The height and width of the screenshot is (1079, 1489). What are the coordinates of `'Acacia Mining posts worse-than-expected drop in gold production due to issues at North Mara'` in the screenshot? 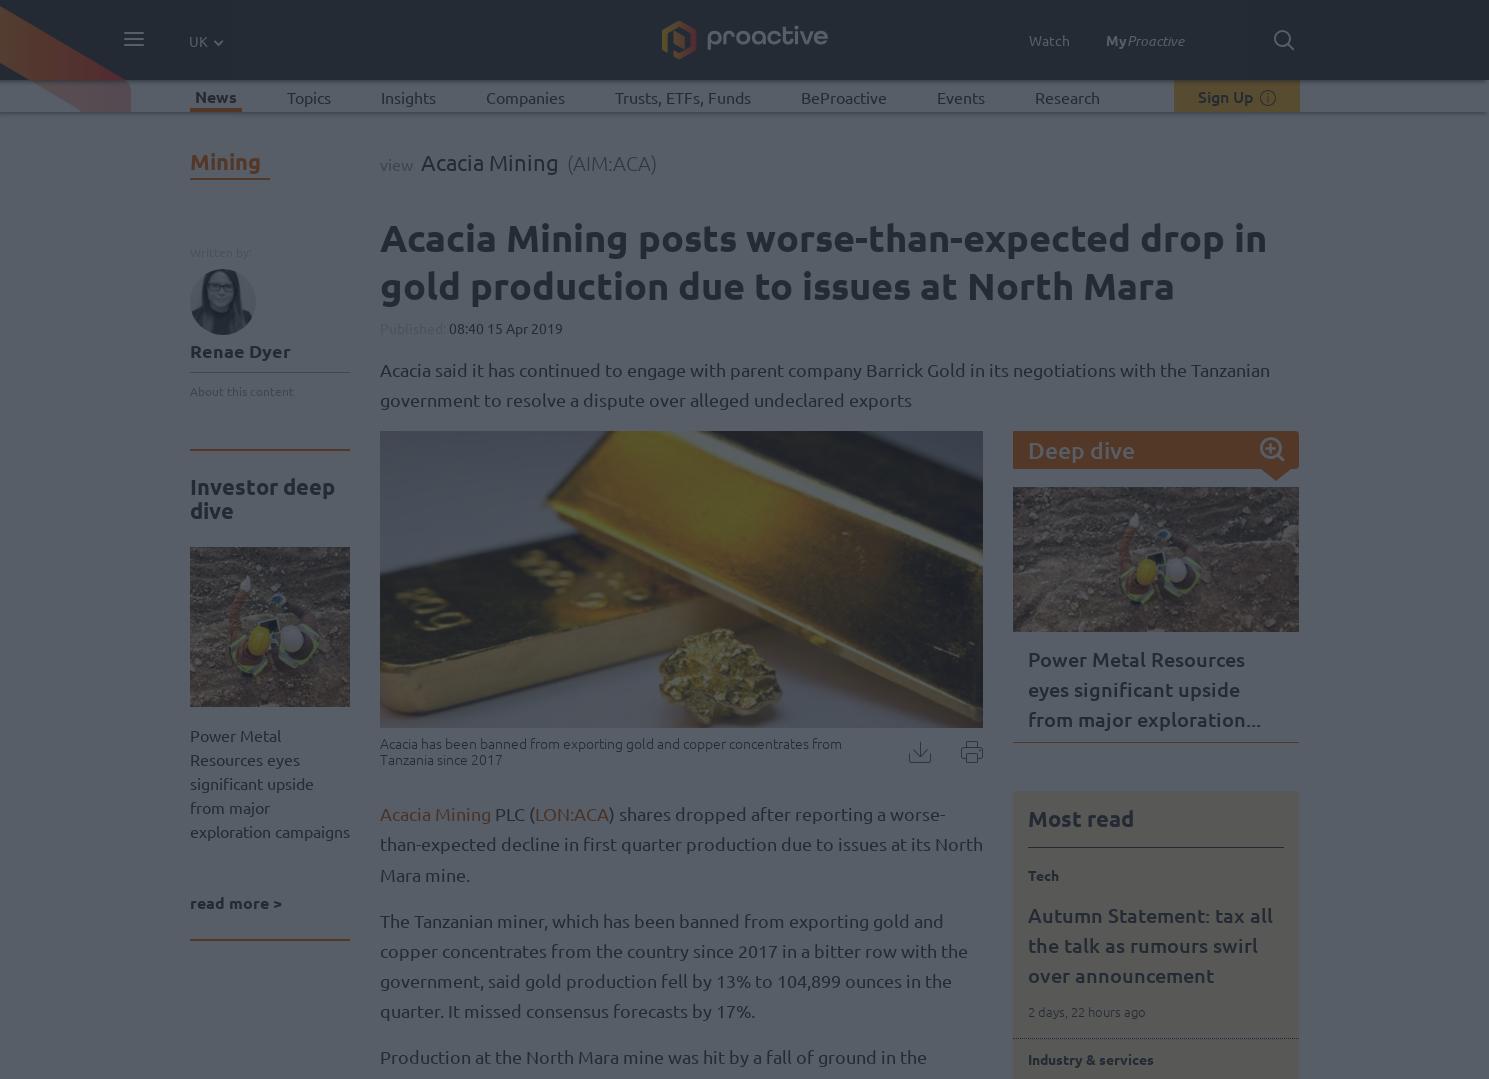 It's located at (377, 260).